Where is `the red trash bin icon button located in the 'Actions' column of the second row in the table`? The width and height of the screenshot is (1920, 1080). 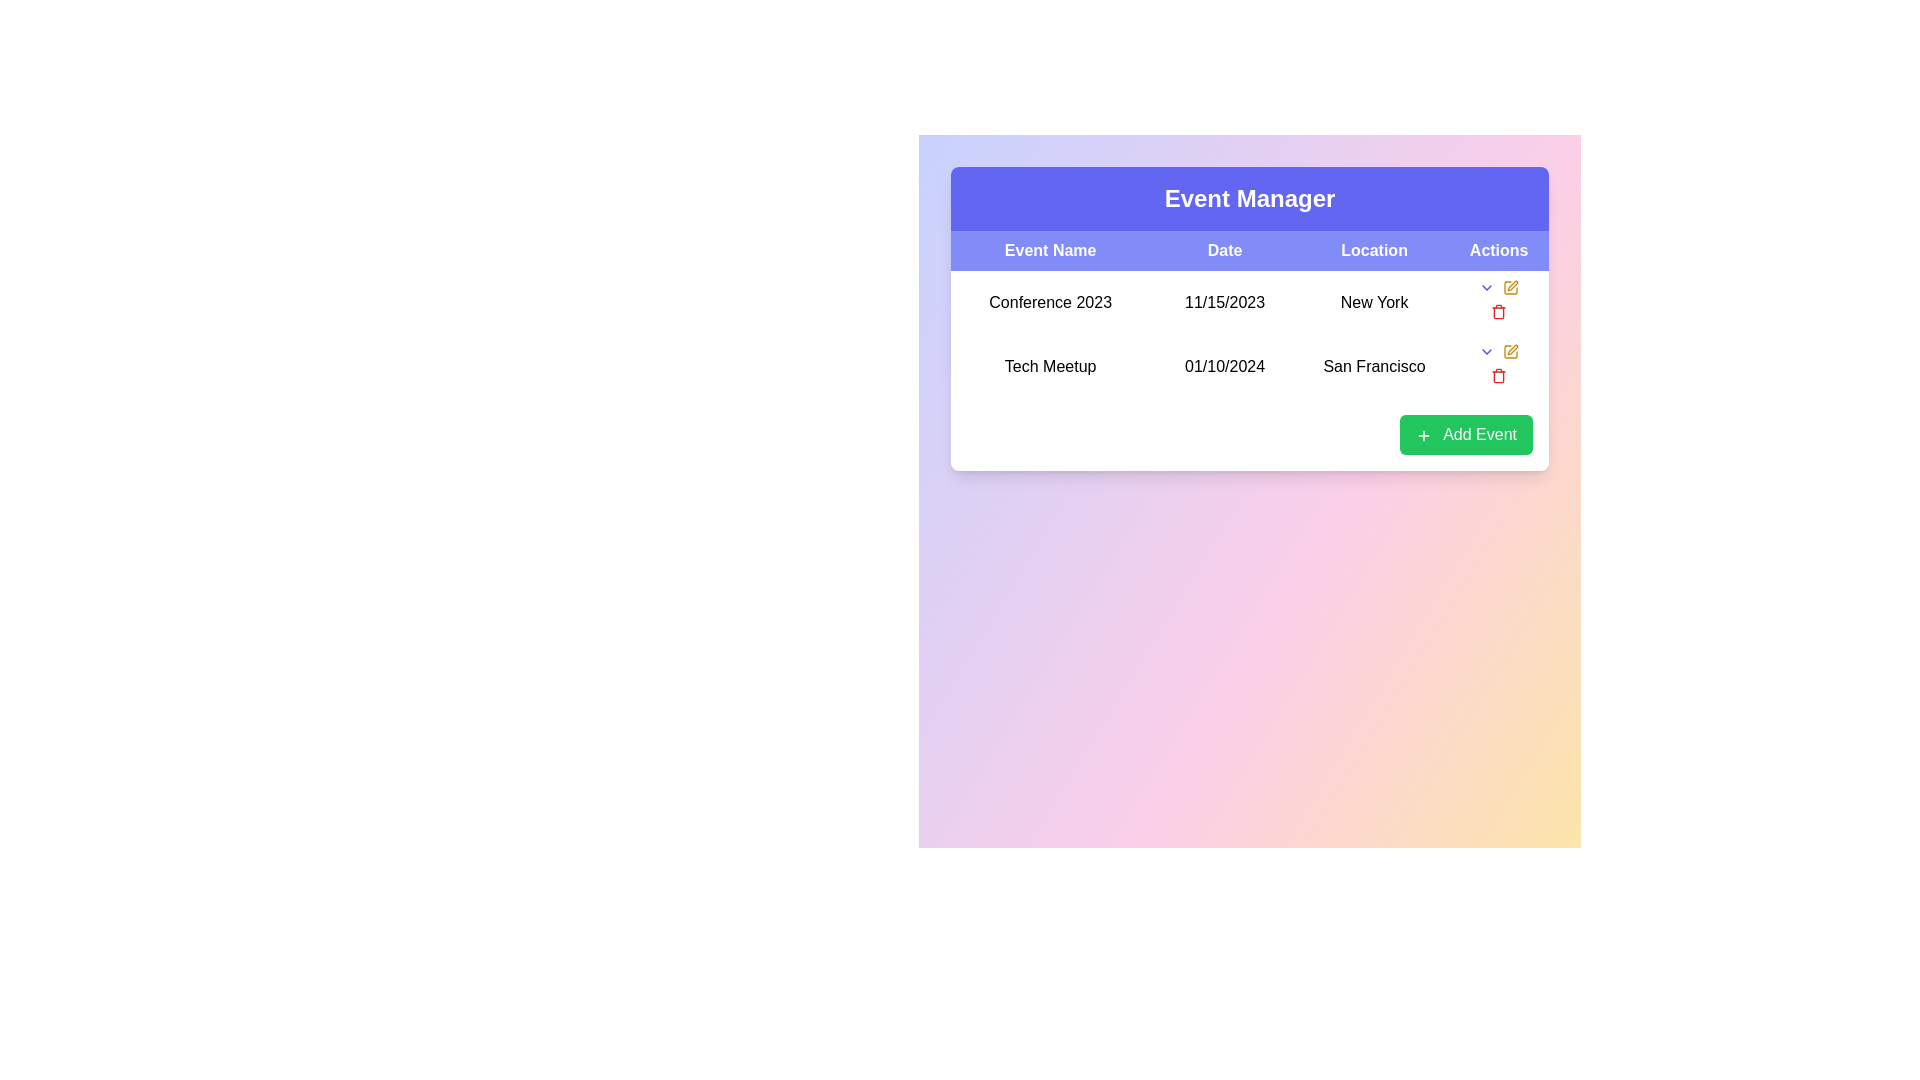
the red trash bin icon button located in the 'Actions' column of the second row in the table is located at coordinates (1498, 375).